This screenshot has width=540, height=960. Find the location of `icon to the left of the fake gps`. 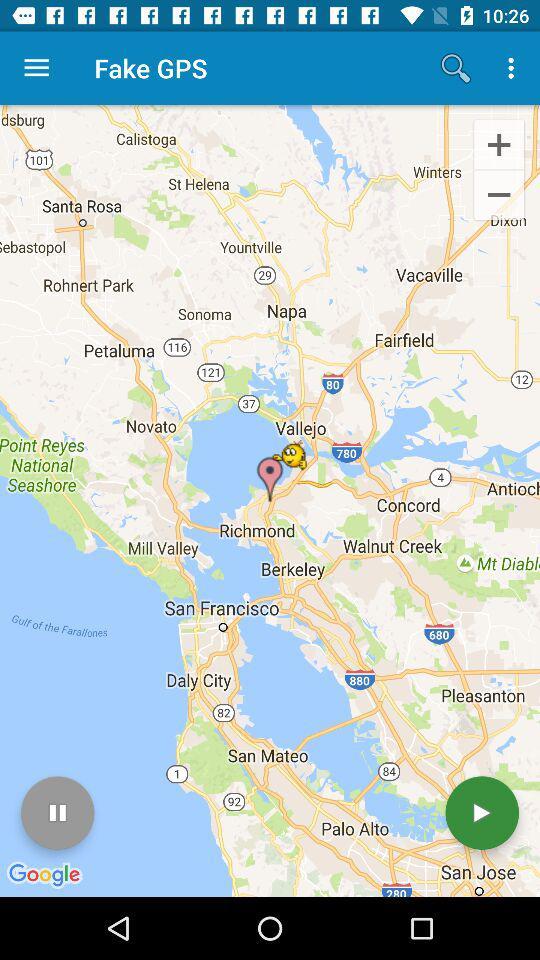

icon to the left of the fake gps is located at coordinates (36, 68).